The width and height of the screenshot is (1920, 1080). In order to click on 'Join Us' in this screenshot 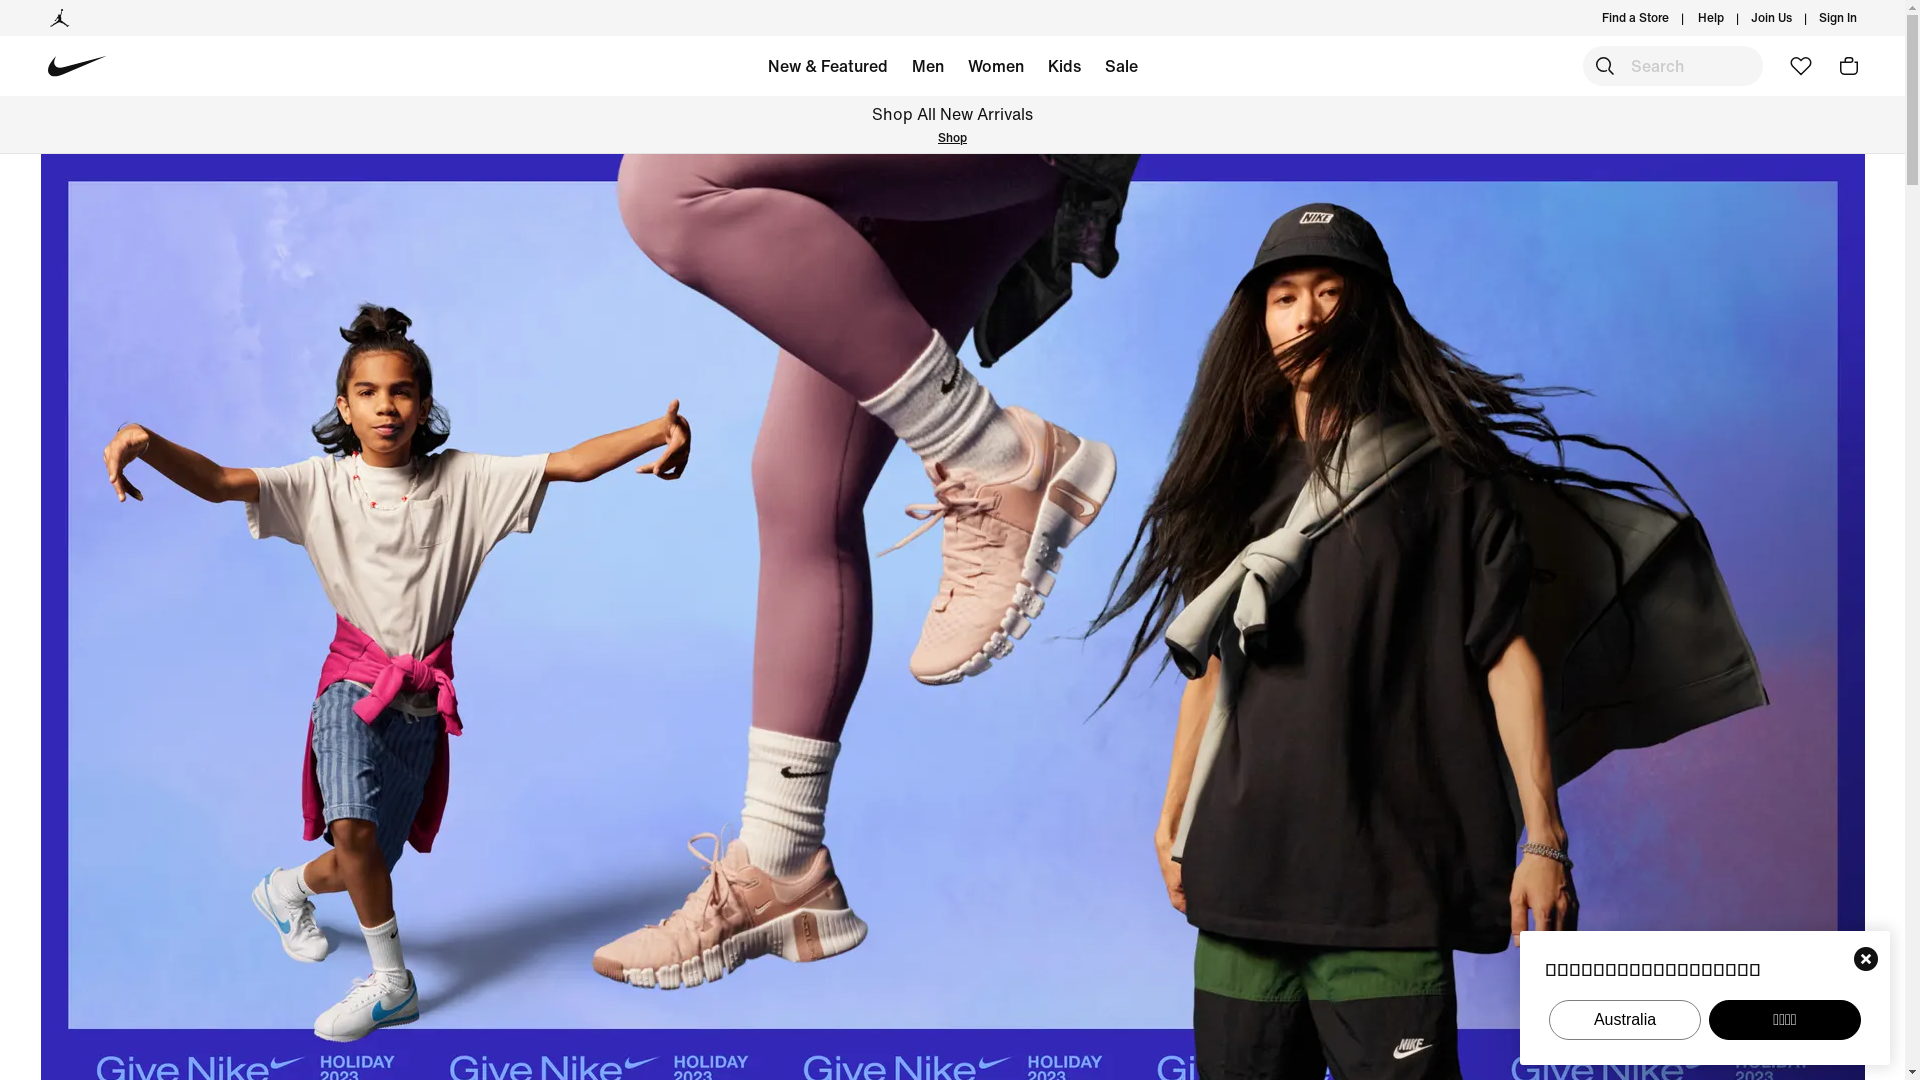, I will do `click(1771, 18)`.